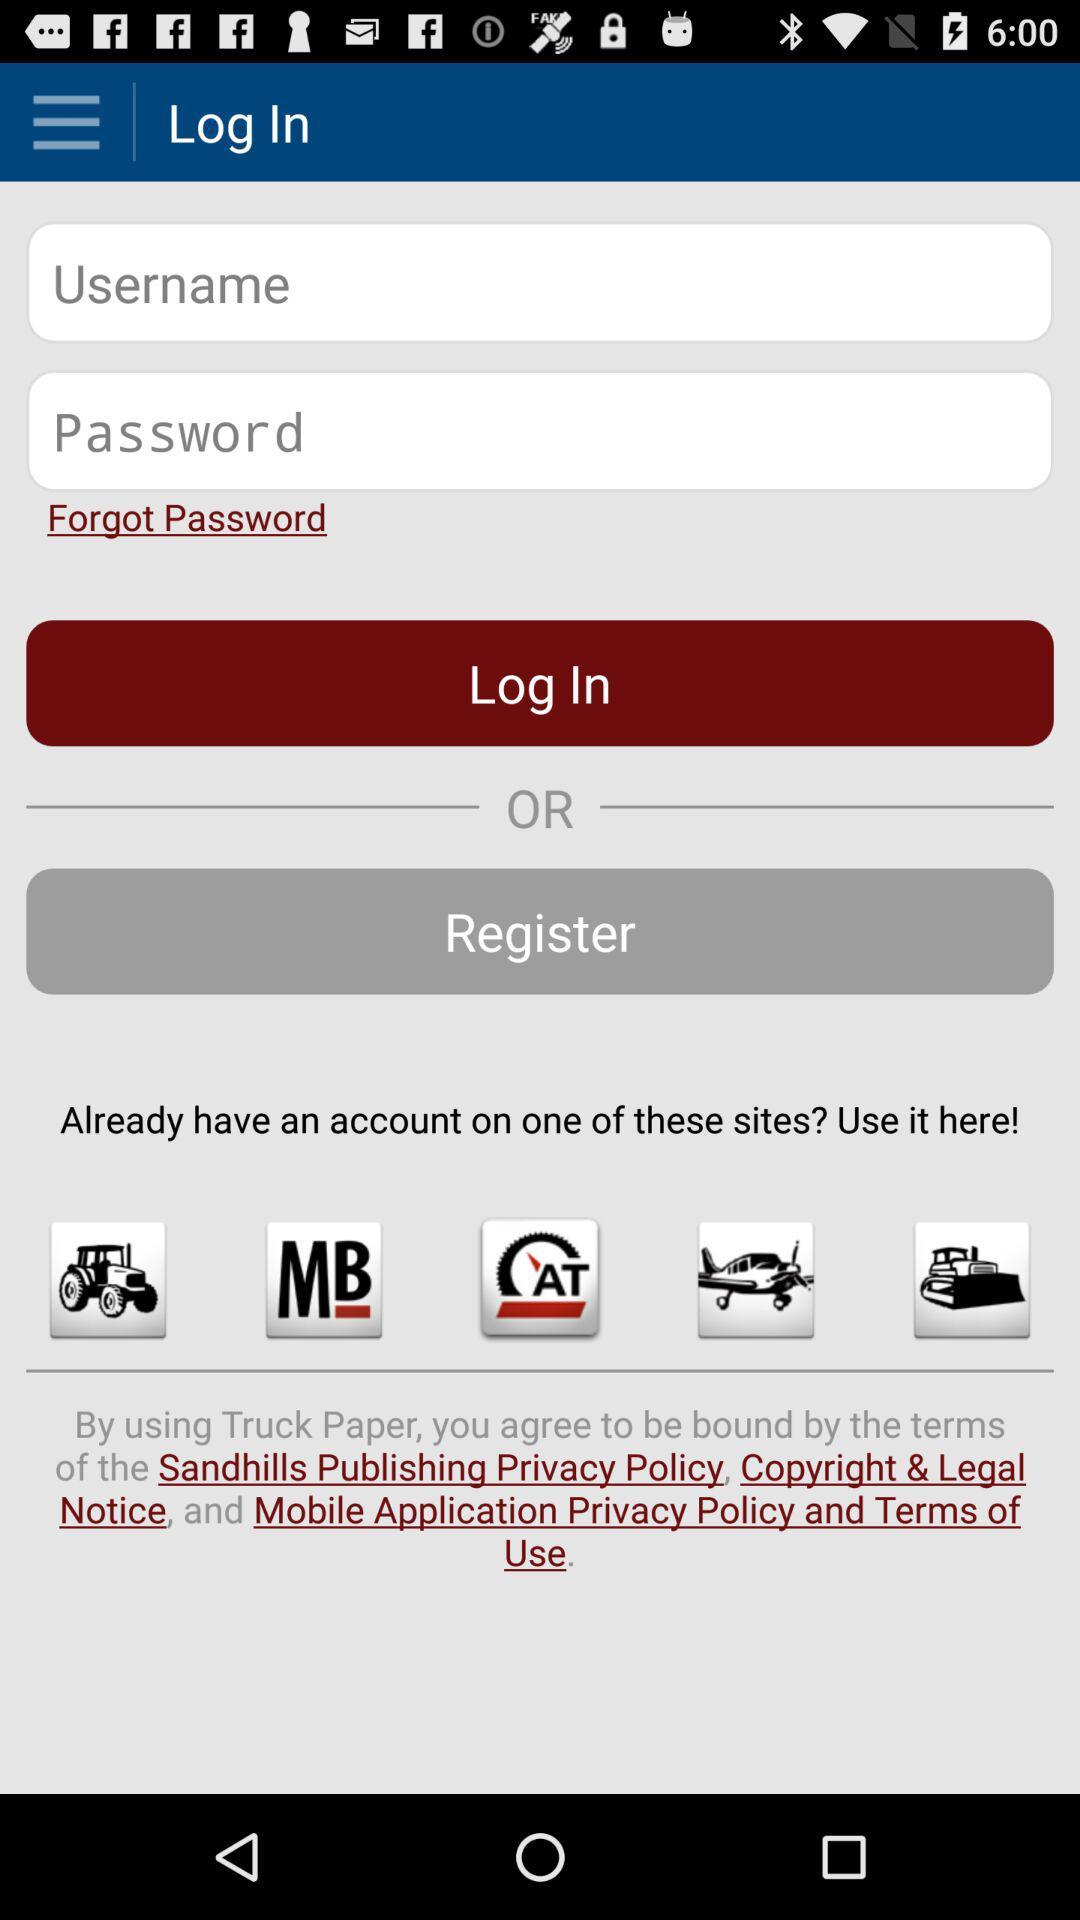  What do you see at coordinates (187, 516) in the screenshot?
I see `the forgot password` at bounding box center [187, 516].